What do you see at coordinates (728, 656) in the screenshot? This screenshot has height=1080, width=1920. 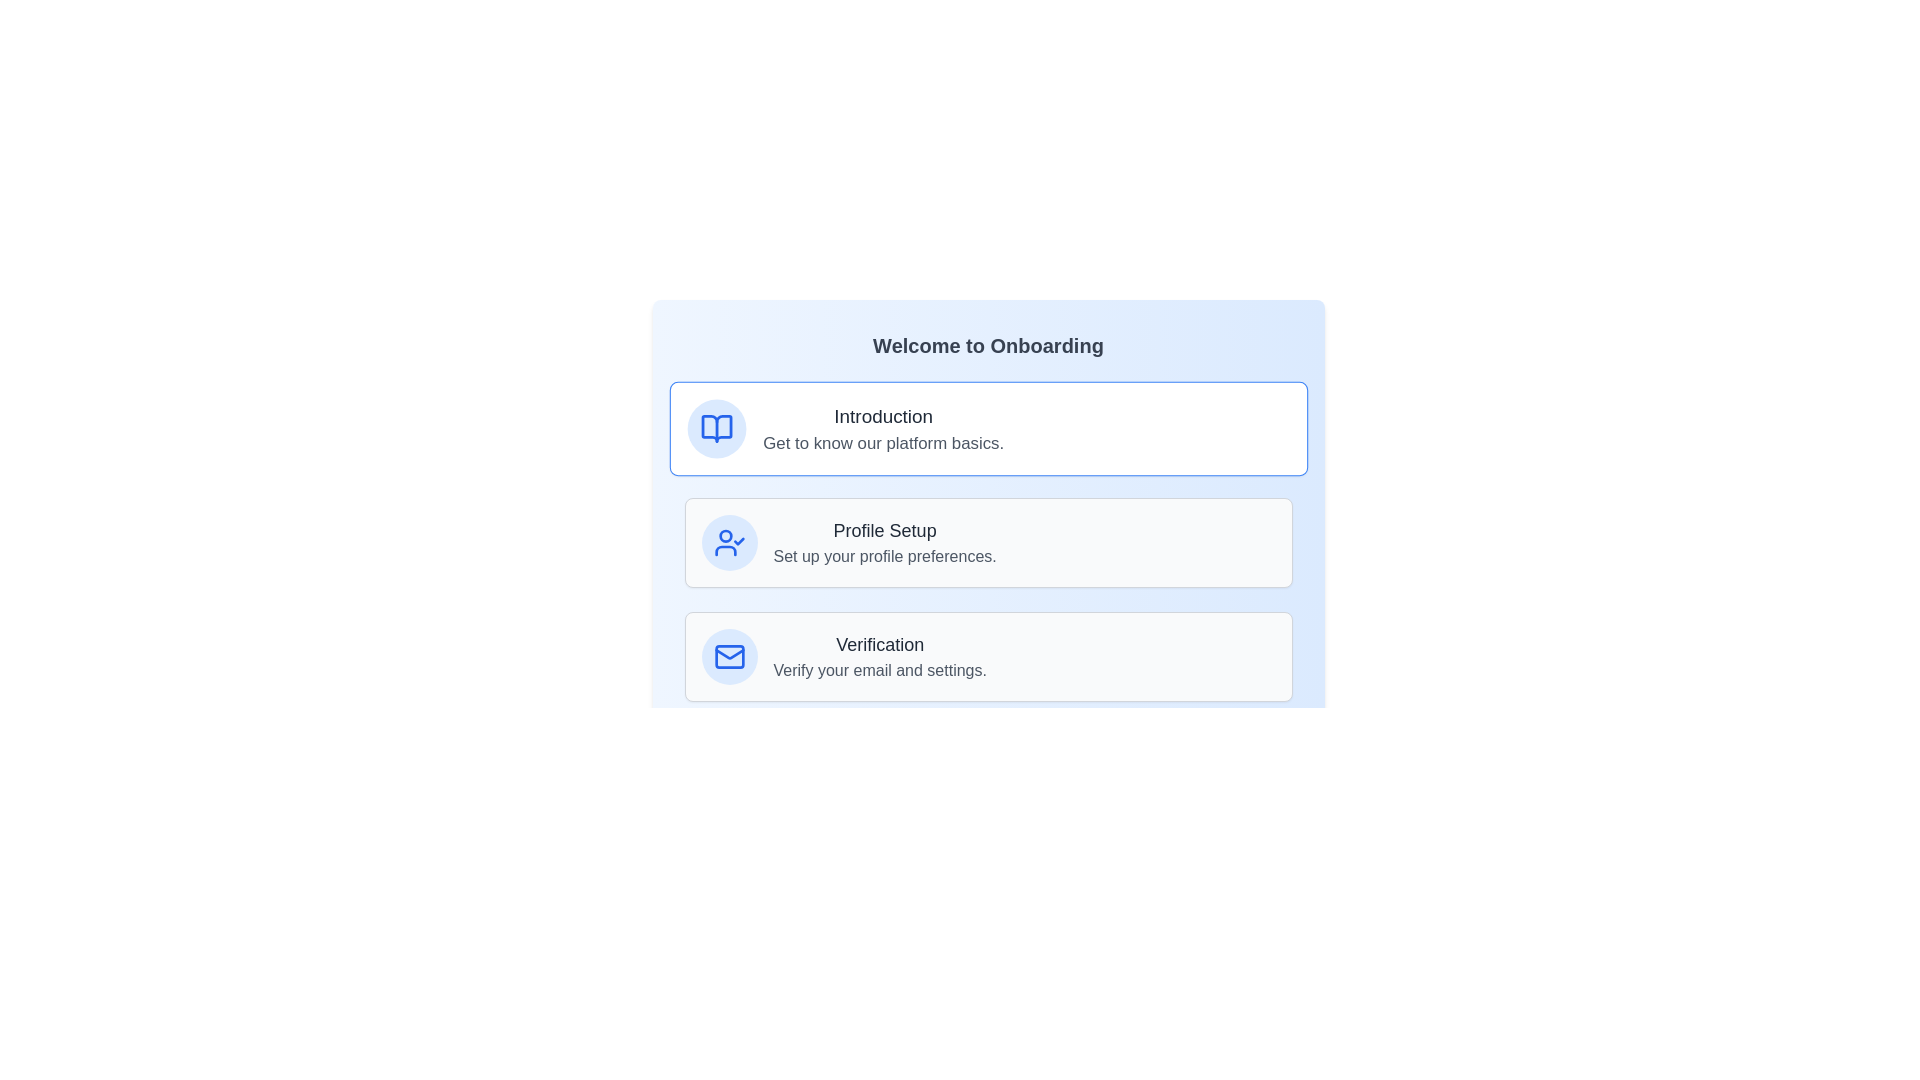 I see `the circular blue icon featuring a mail envelope, which is located next to the title 'Verification' and the description 'Verify your email and settings.'` at bounding box center [728, 656].